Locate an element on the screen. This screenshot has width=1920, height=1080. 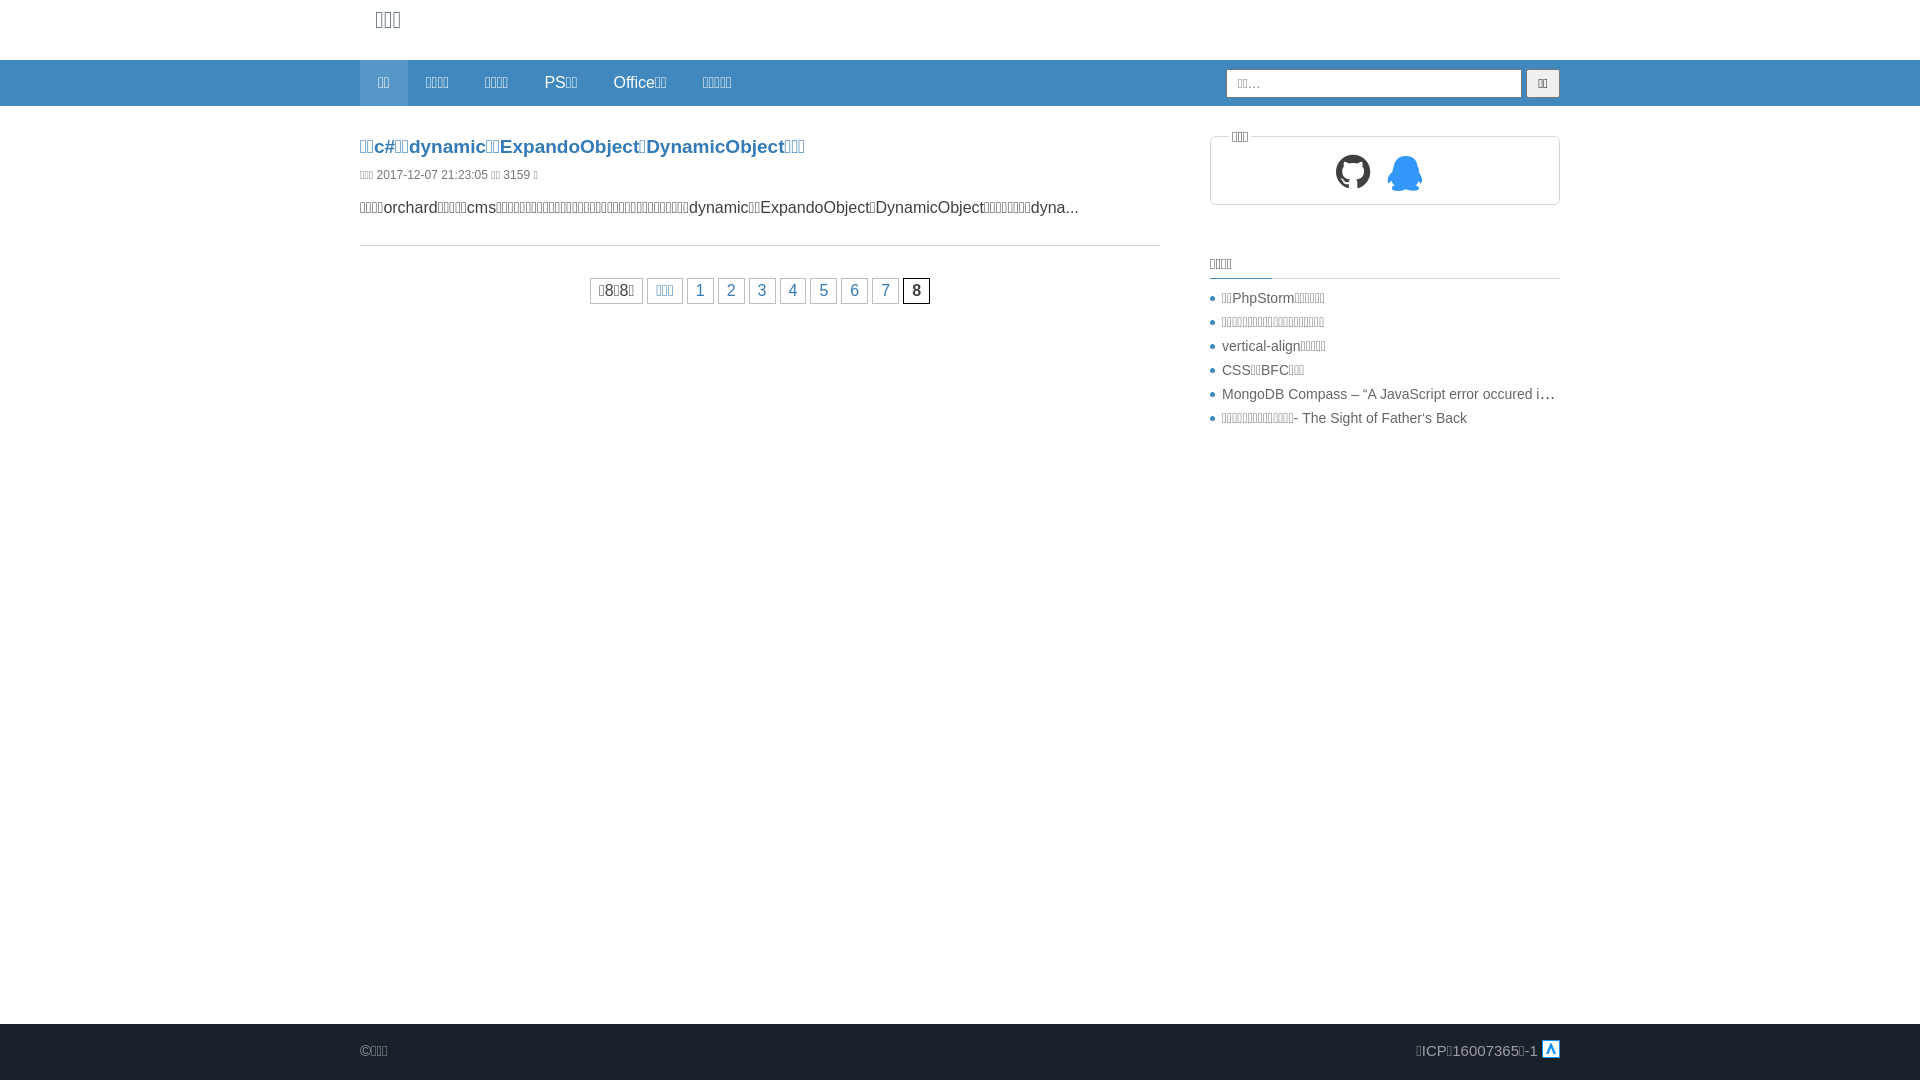
'4' is located at coordinates (792, 290).